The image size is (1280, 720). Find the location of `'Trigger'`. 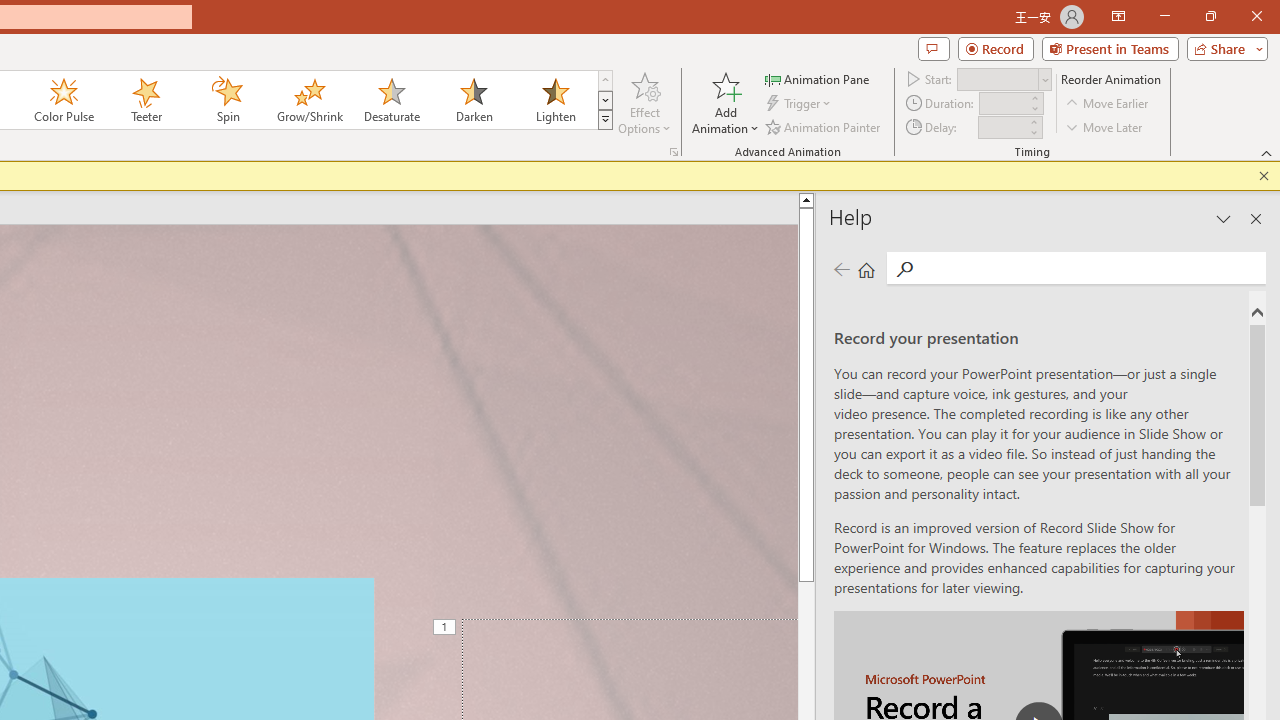

'Trigger' is located at coordinates (800, 103).